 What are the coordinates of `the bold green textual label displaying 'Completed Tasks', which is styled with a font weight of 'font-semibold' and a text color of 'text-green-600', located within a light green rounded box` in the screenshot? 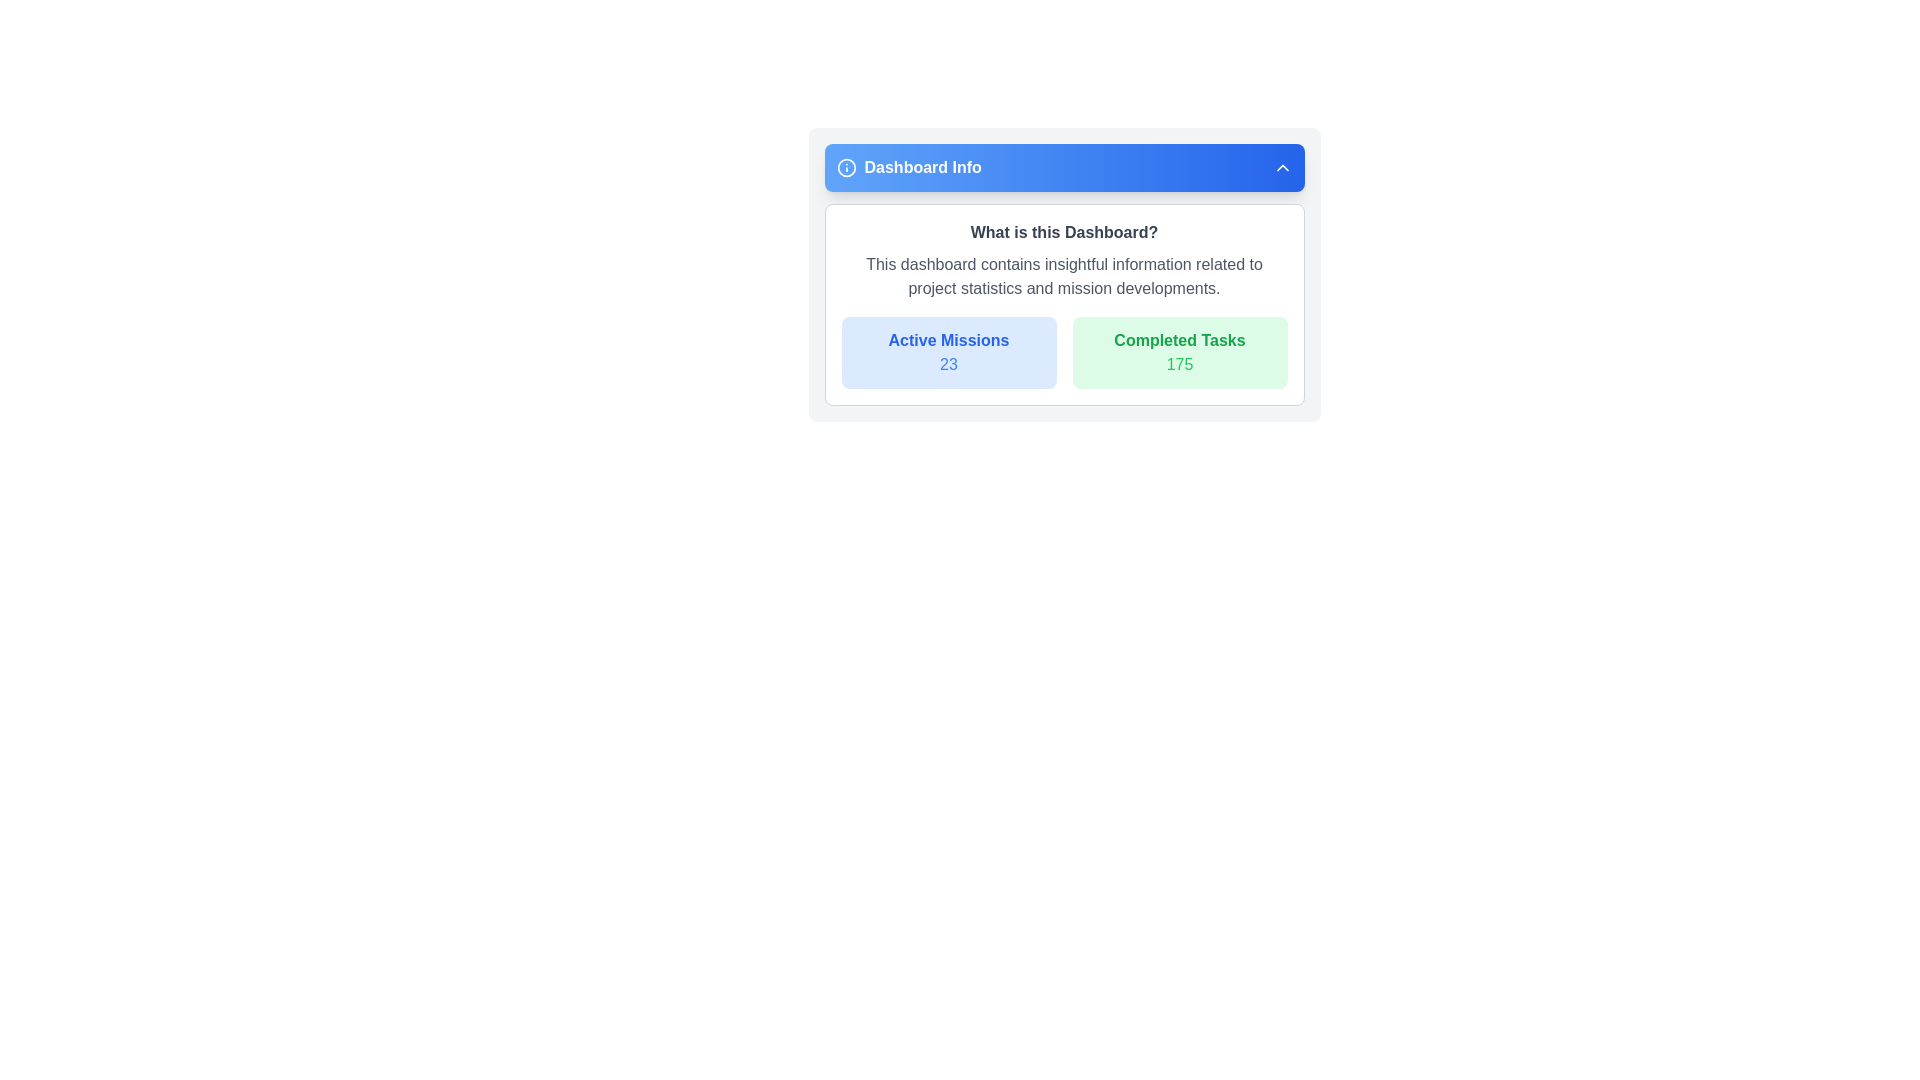 It's located at (1180, 339).